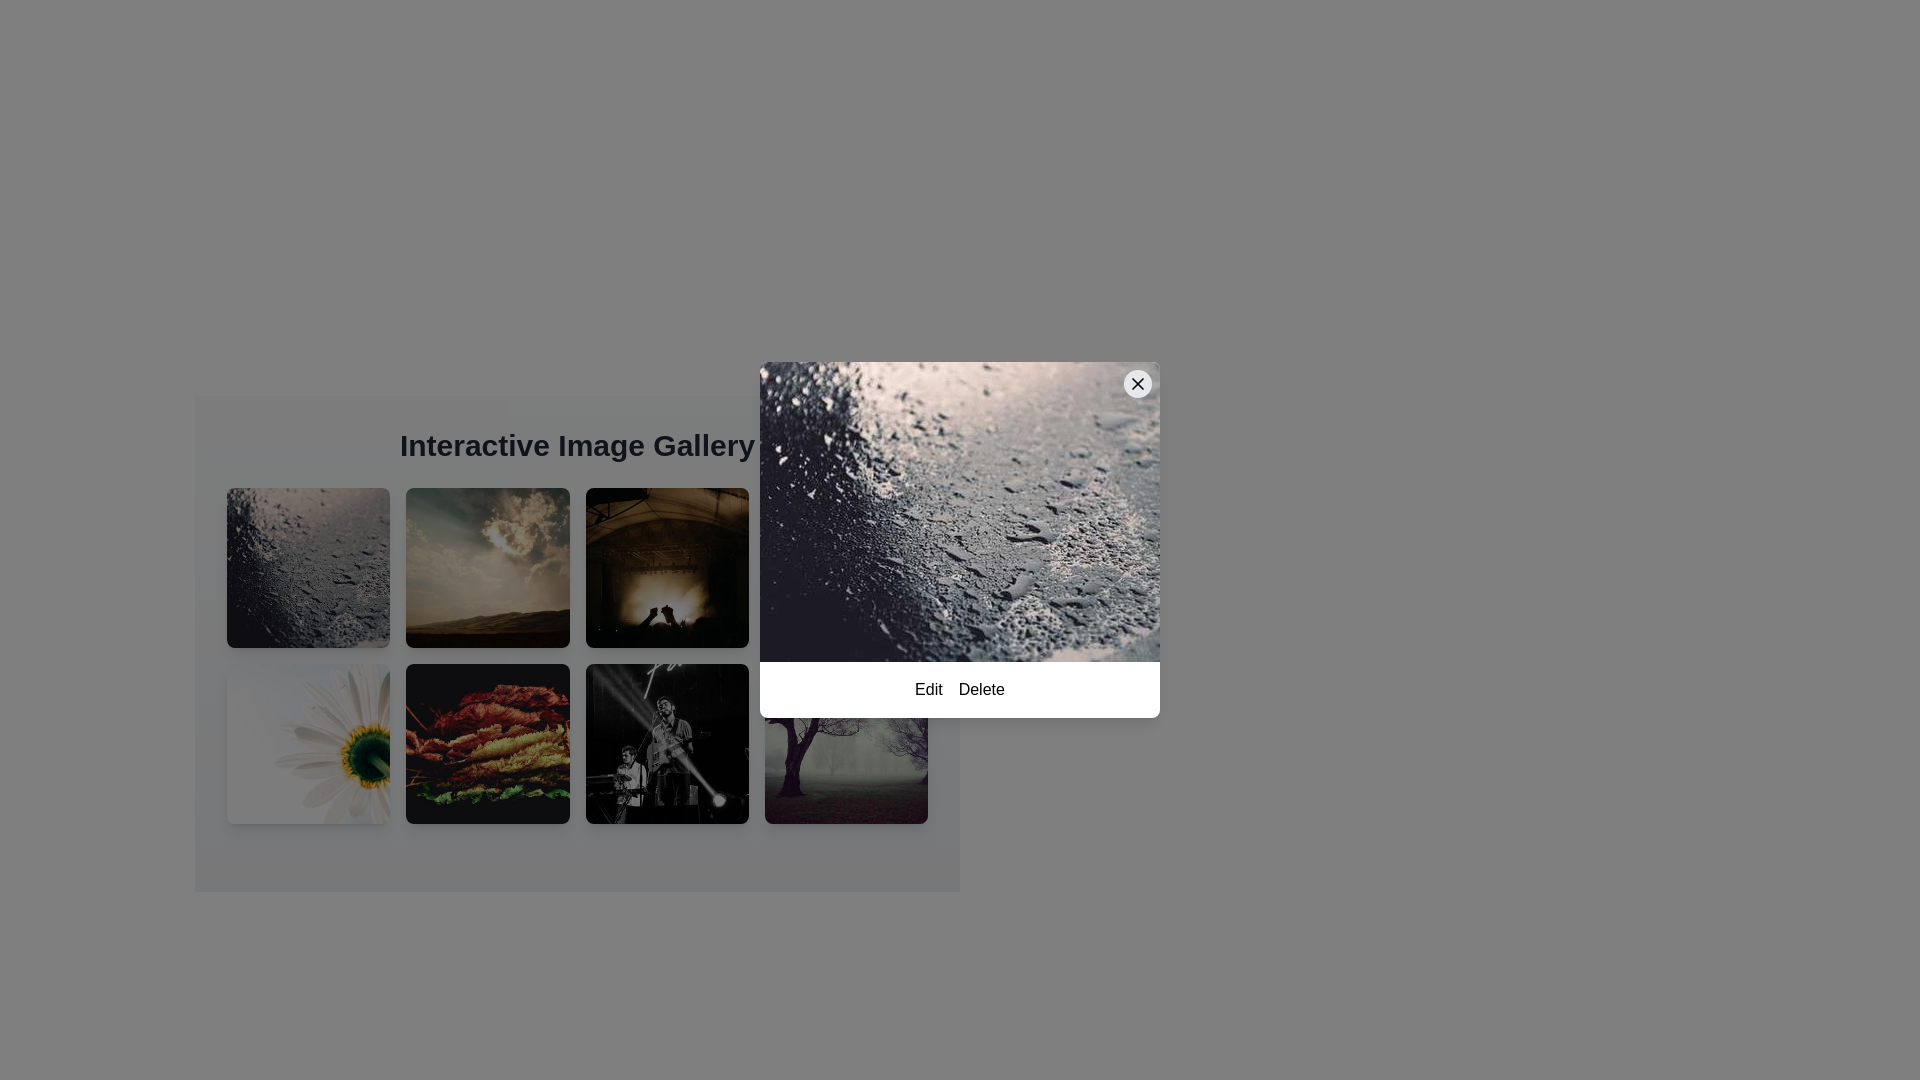 The height and width of the screenshot is (1080, 1920). What do you see at coordinates (667, 744) in the screenshot?
I see `the zoom-in icon (SVG) located at the center of the black-and-white image` at bounding box center [667, 744].